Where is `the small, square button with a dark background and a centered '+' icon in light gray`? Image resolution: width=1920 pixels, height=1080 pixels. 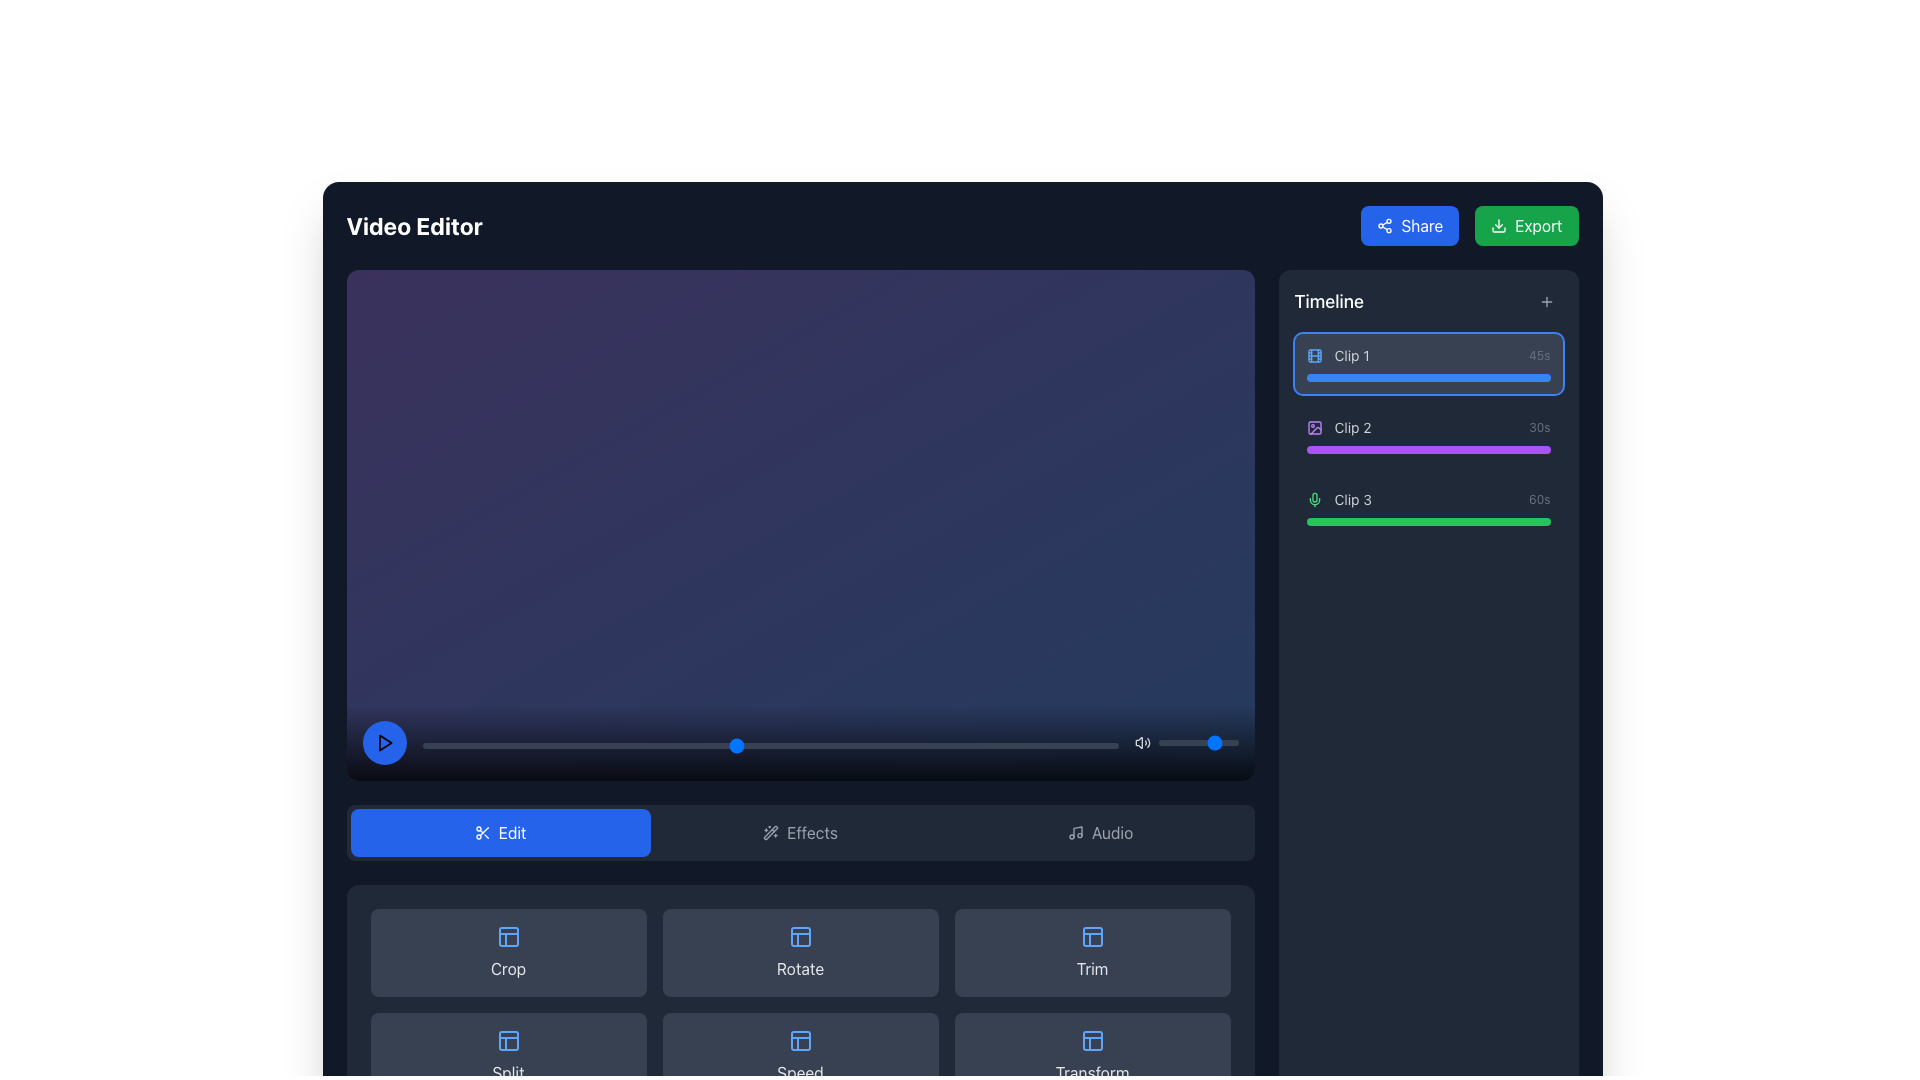
the small, square button with a dark background and a centered '+' icon in light gray is located at coordinates (1545, 301).